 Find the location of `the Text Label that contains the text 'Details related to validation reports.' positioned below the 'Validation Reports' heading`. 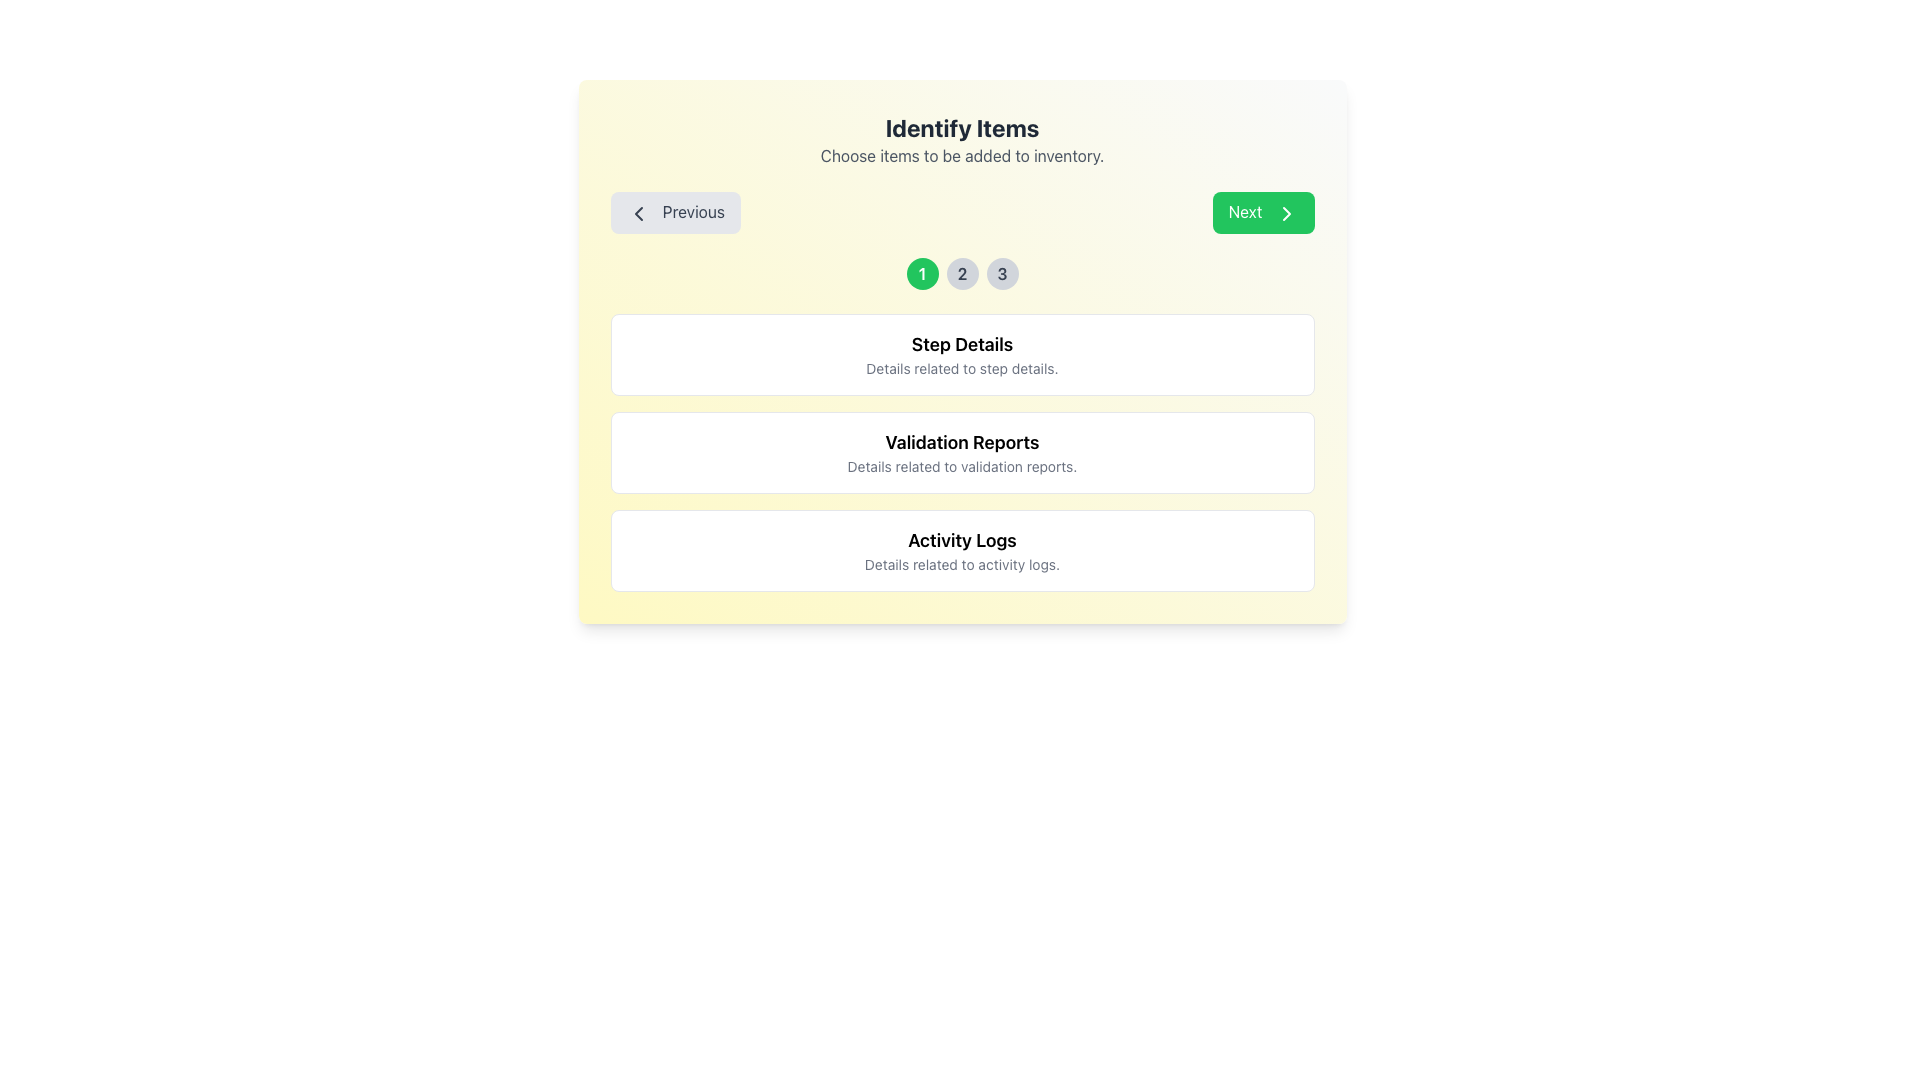

the Text Label that contains the text 'Details related to validation reports.' positioned below the 'Validation Reports' heading is located at coordinates (962, 466).